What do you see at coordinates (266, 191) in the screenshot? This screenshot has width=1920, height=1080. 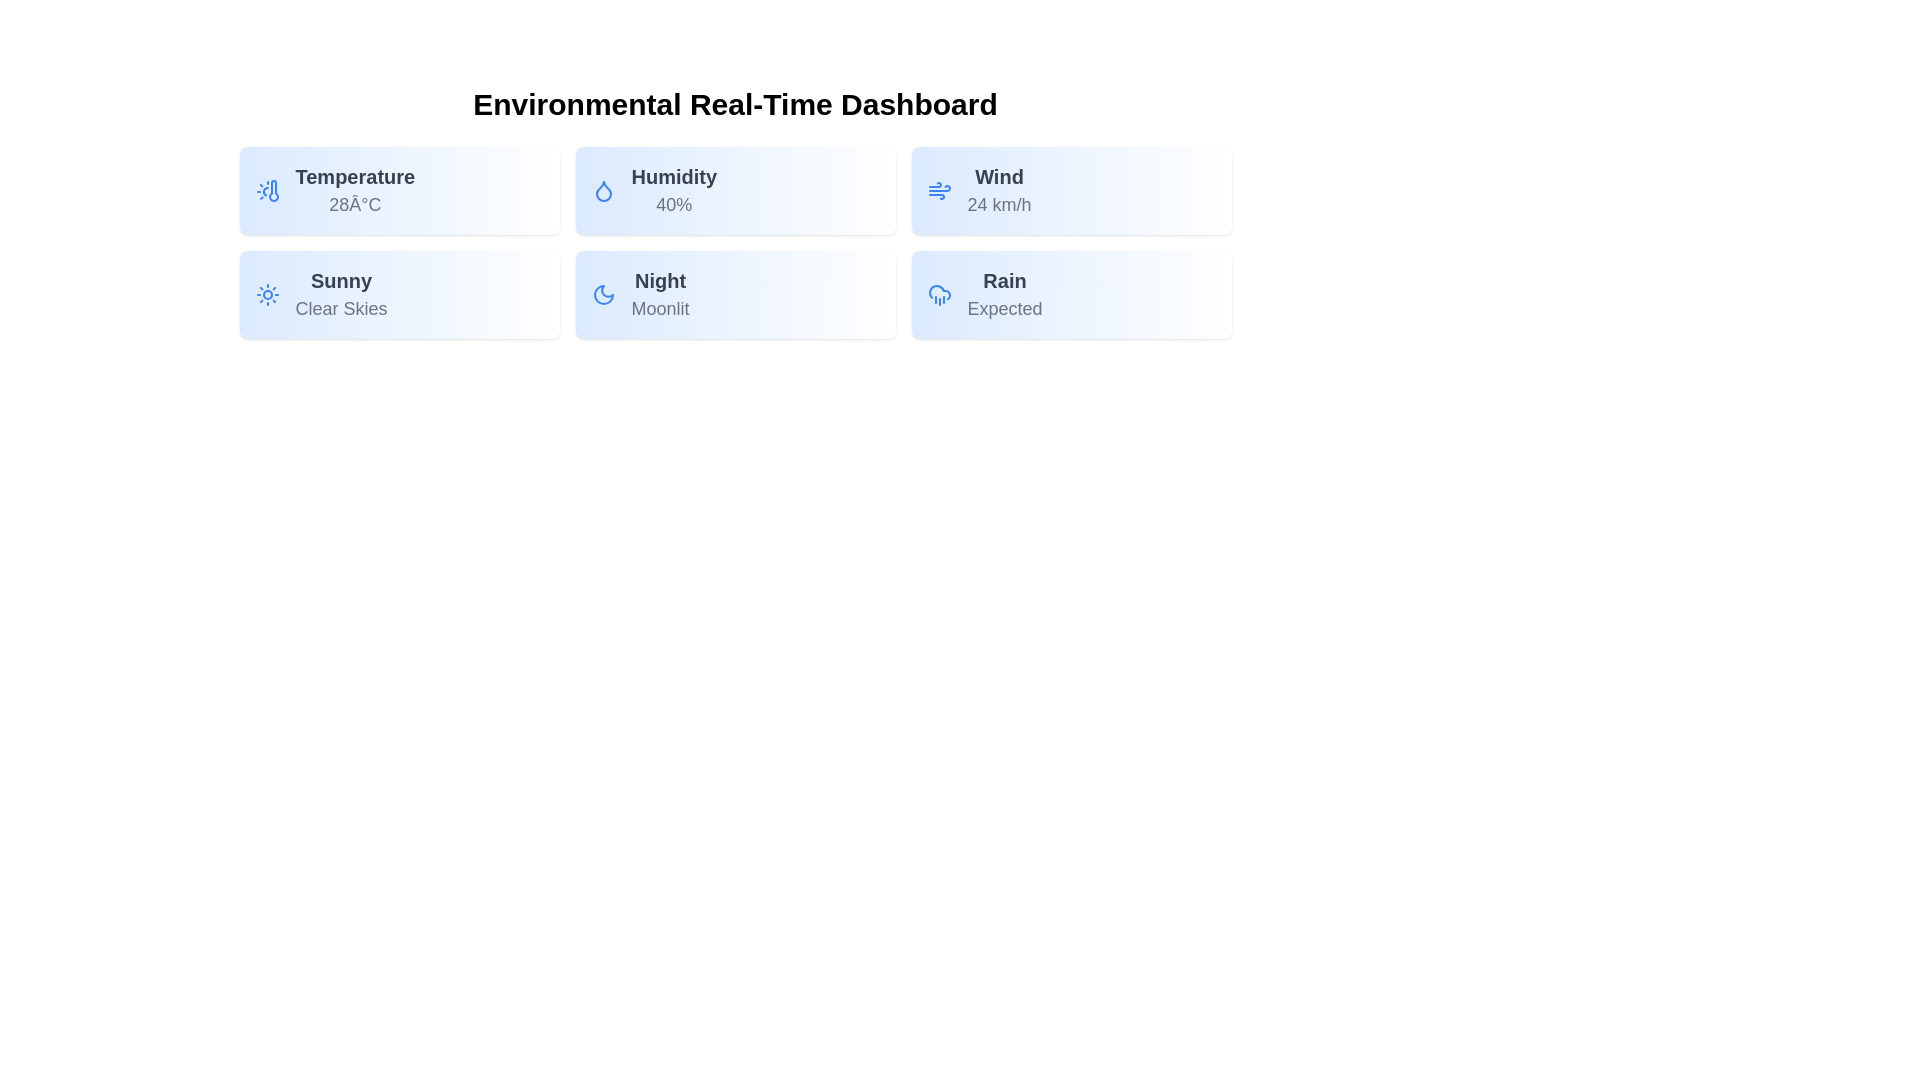 I see `the graphical icon that visually indicates temperature information, which is centrally placed above the 'Temperature' text in the leftmost card of the grid layout` at bounding box center [266, 191].